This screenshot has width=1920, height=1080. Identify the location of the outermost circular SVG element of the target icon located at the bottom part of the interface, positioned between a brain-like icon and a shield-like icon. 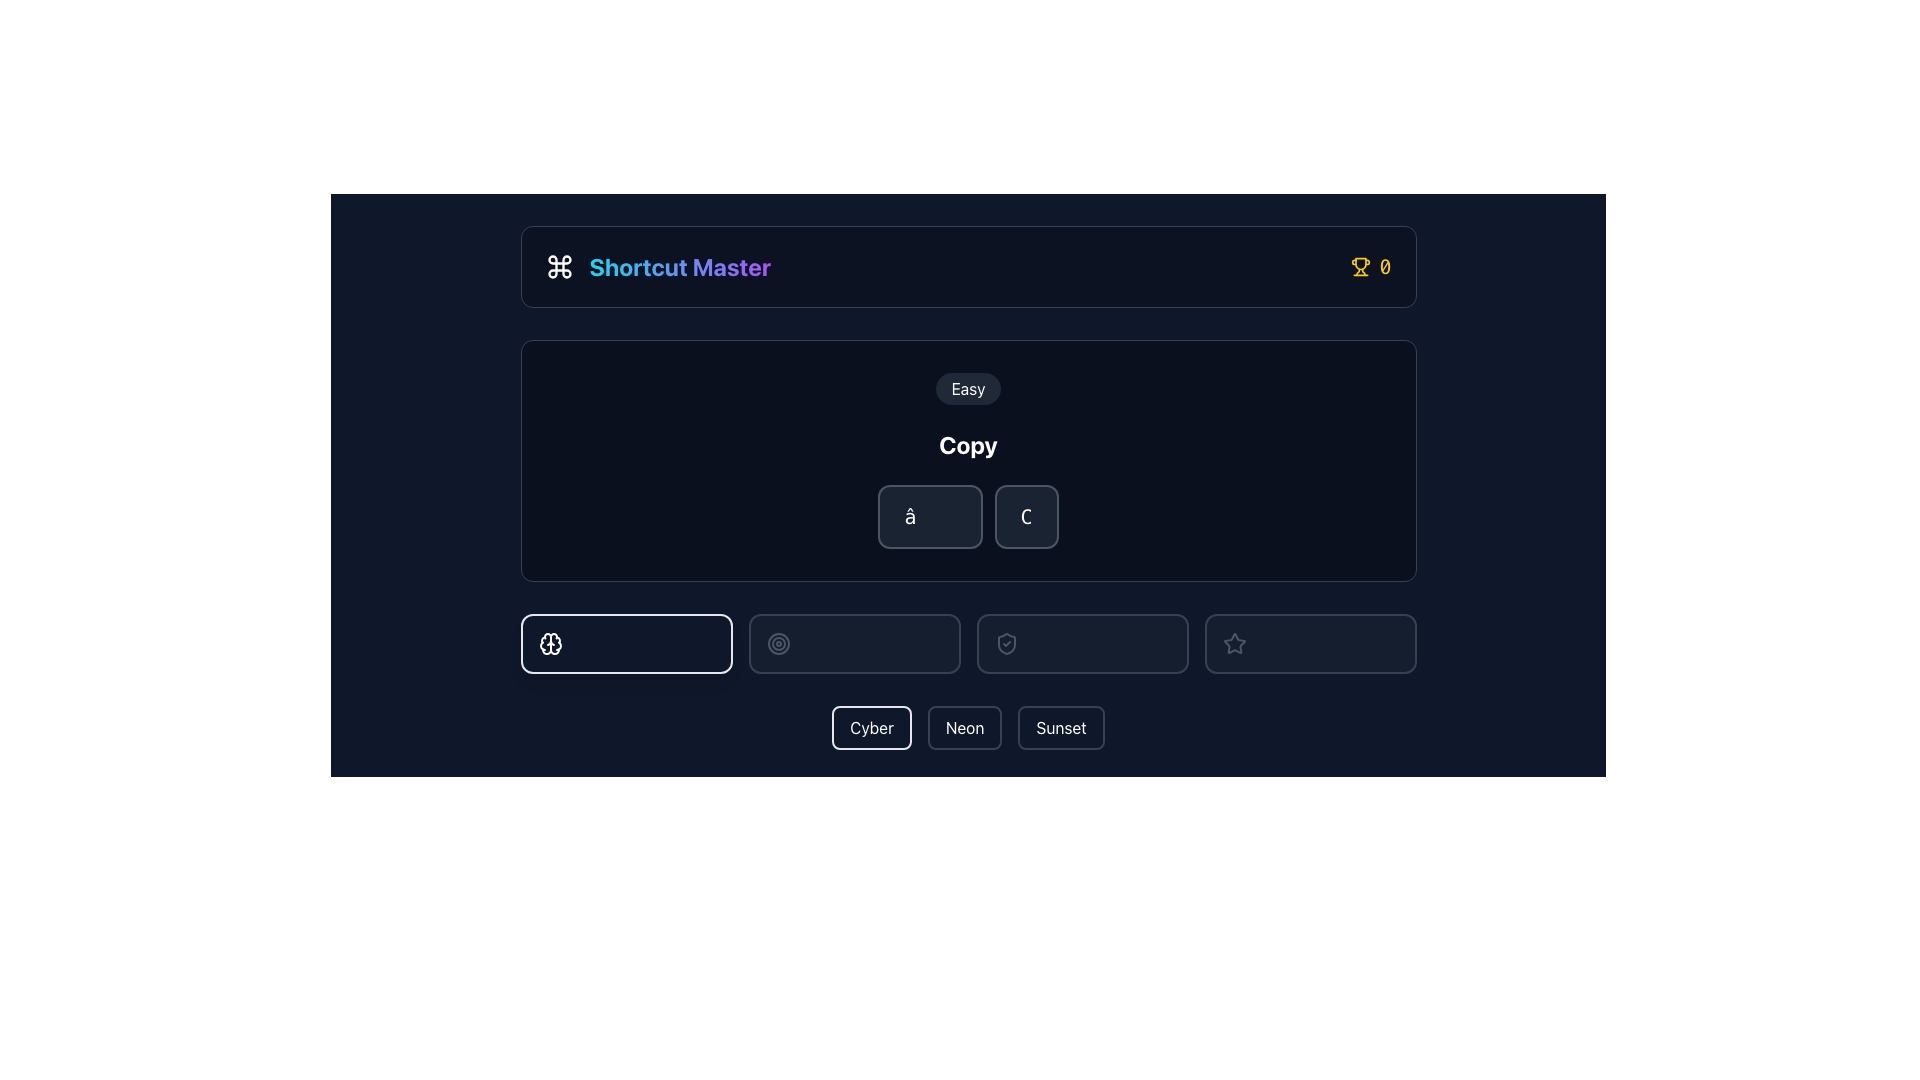
(777, 644).